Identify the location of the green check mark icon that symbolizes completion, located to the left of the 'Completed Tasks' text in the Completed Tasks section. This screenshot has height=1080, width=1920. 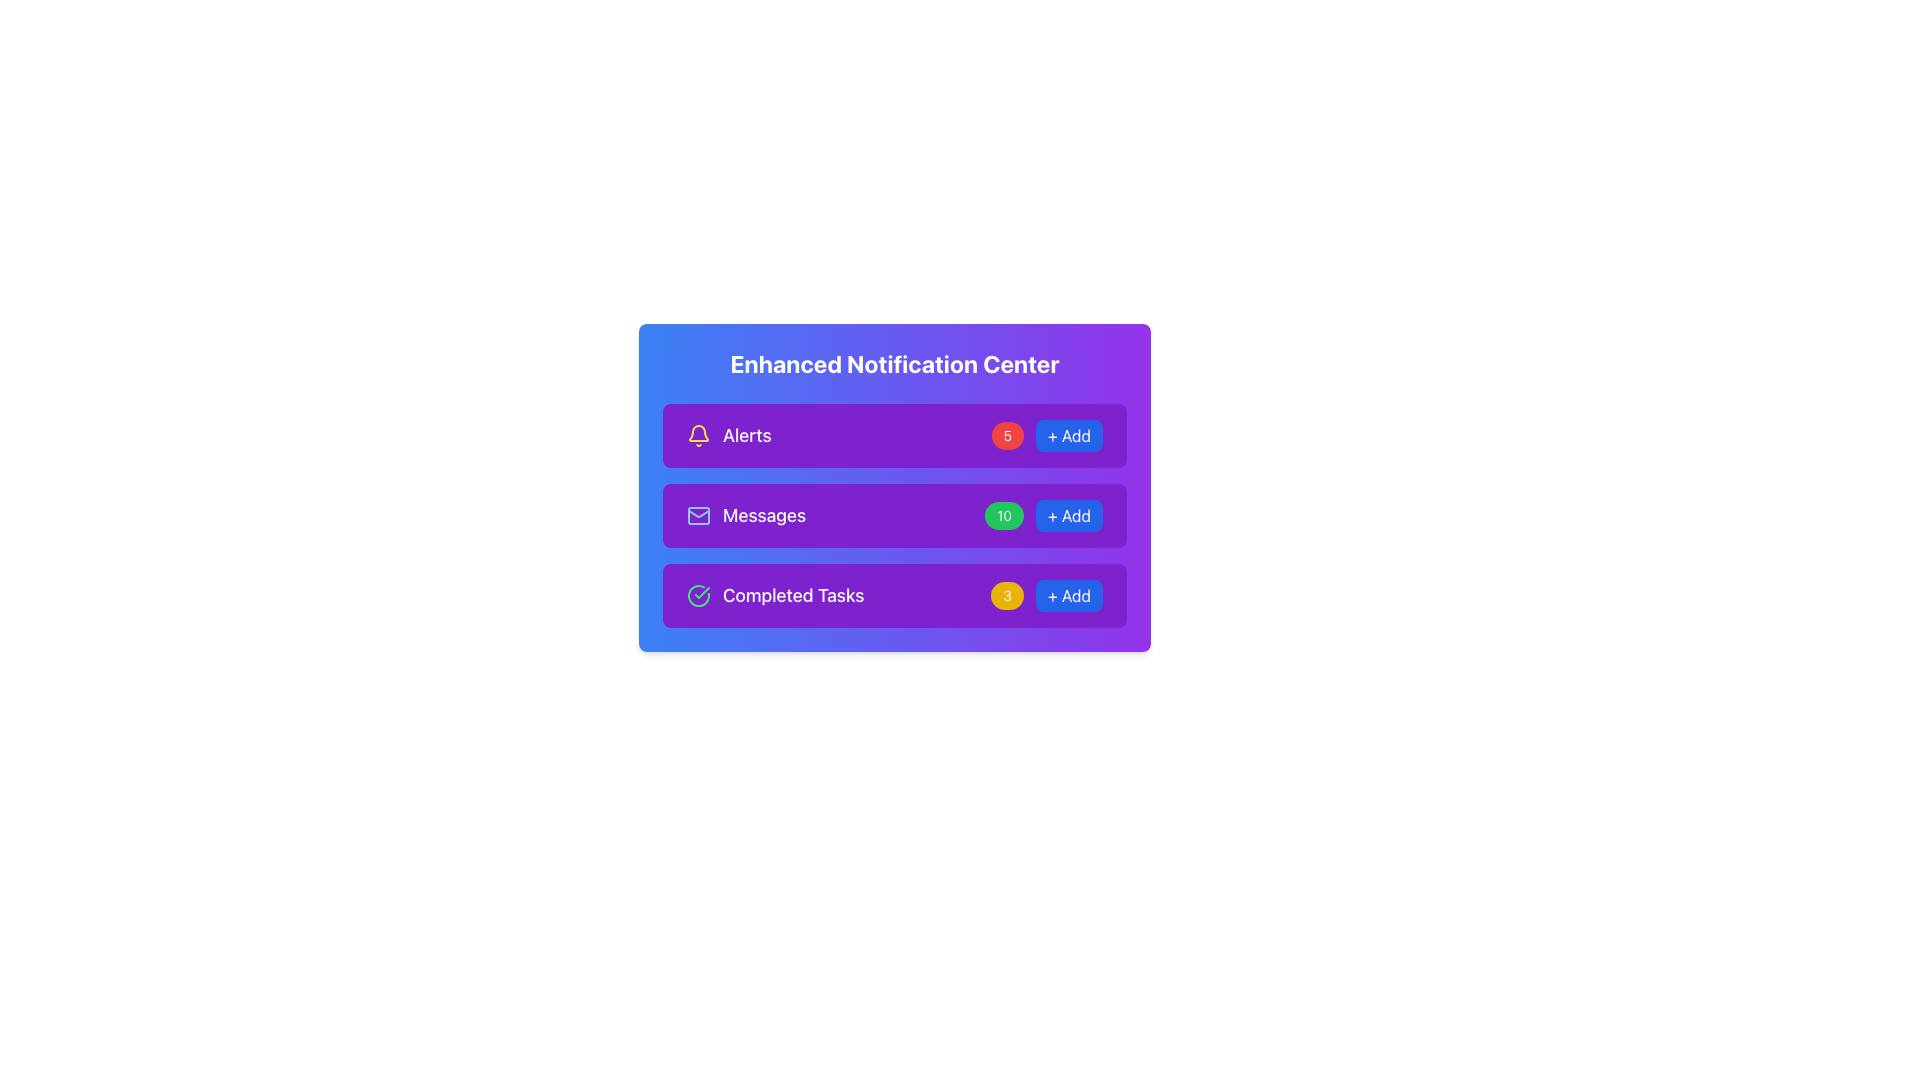
(699, 595).